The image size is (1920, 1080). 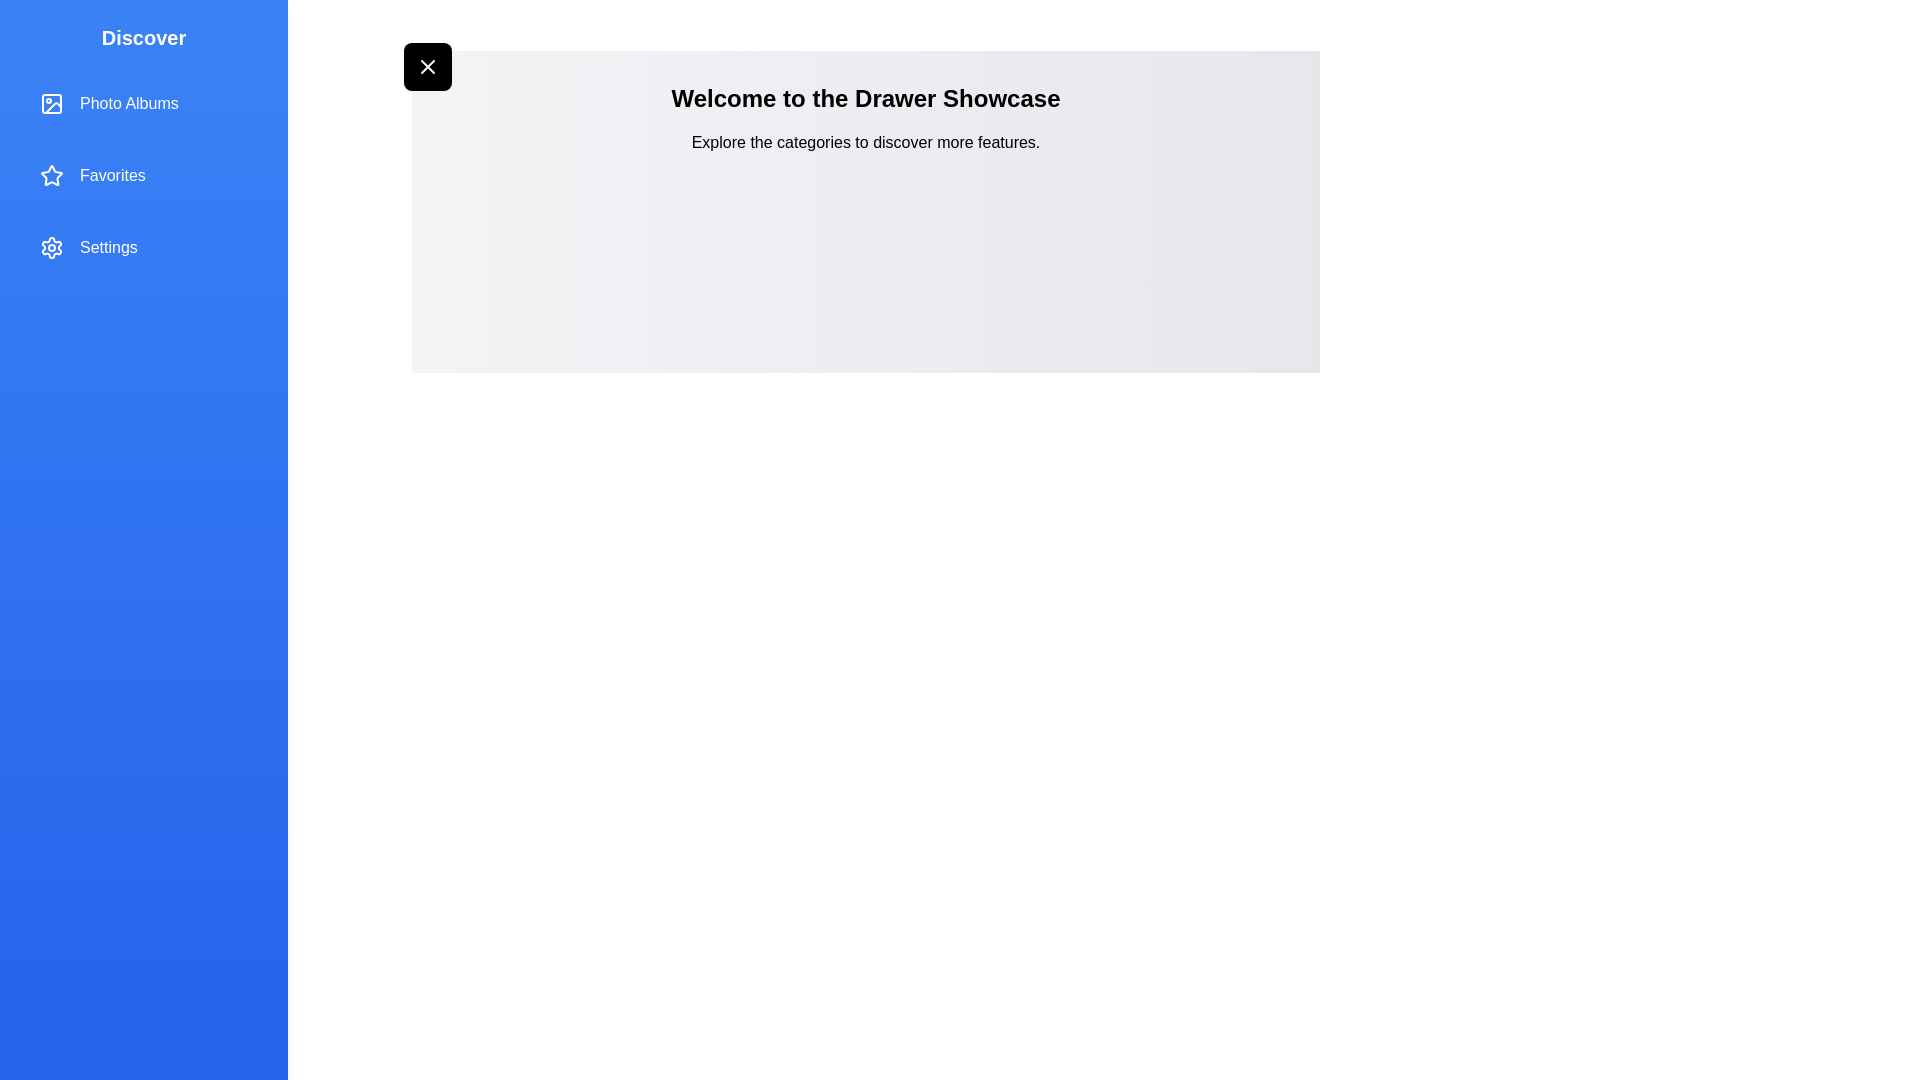 What do you see at coordinates (52, 104) in the screenshot?
I see `the icon associated with Photo Albums in the drawer` at bounding box center [52, 104].